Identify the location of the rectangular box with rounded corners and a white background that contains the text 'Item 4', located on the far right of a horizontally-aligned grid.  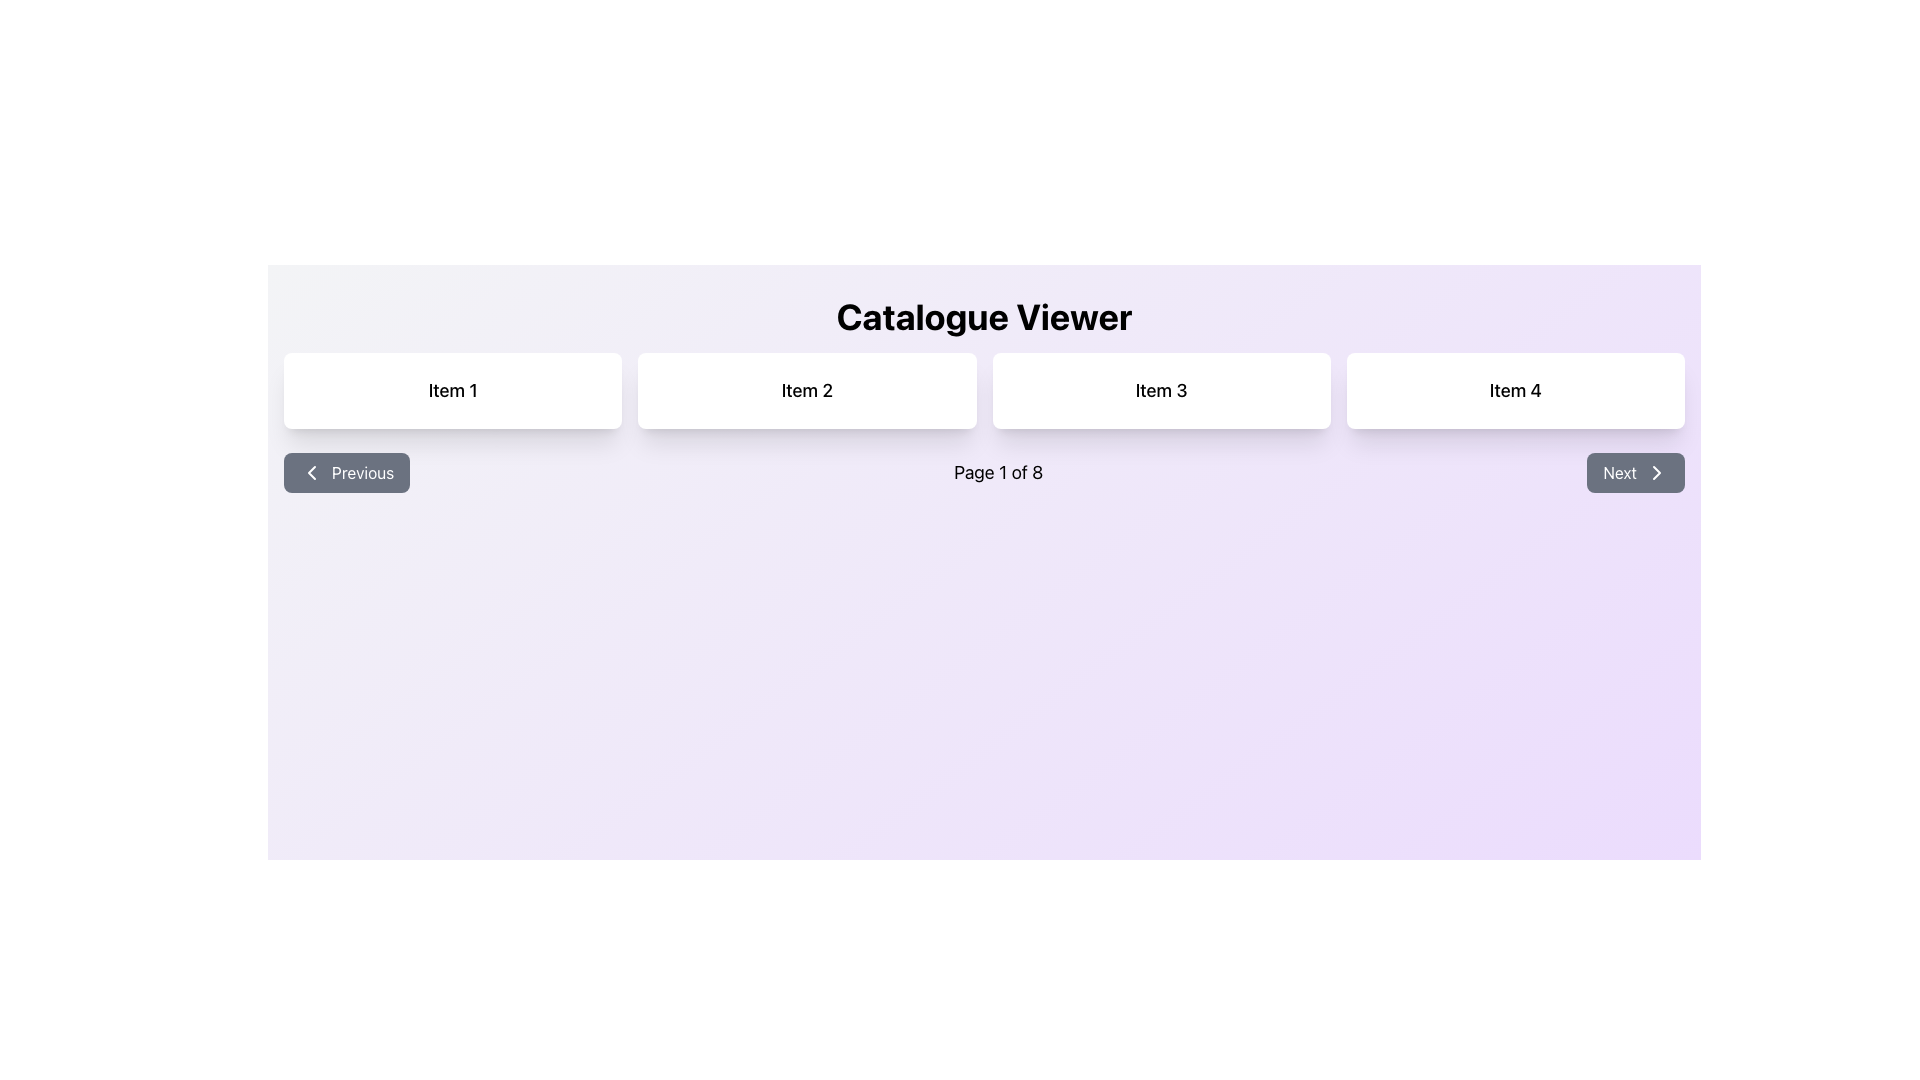
(1515, 390).